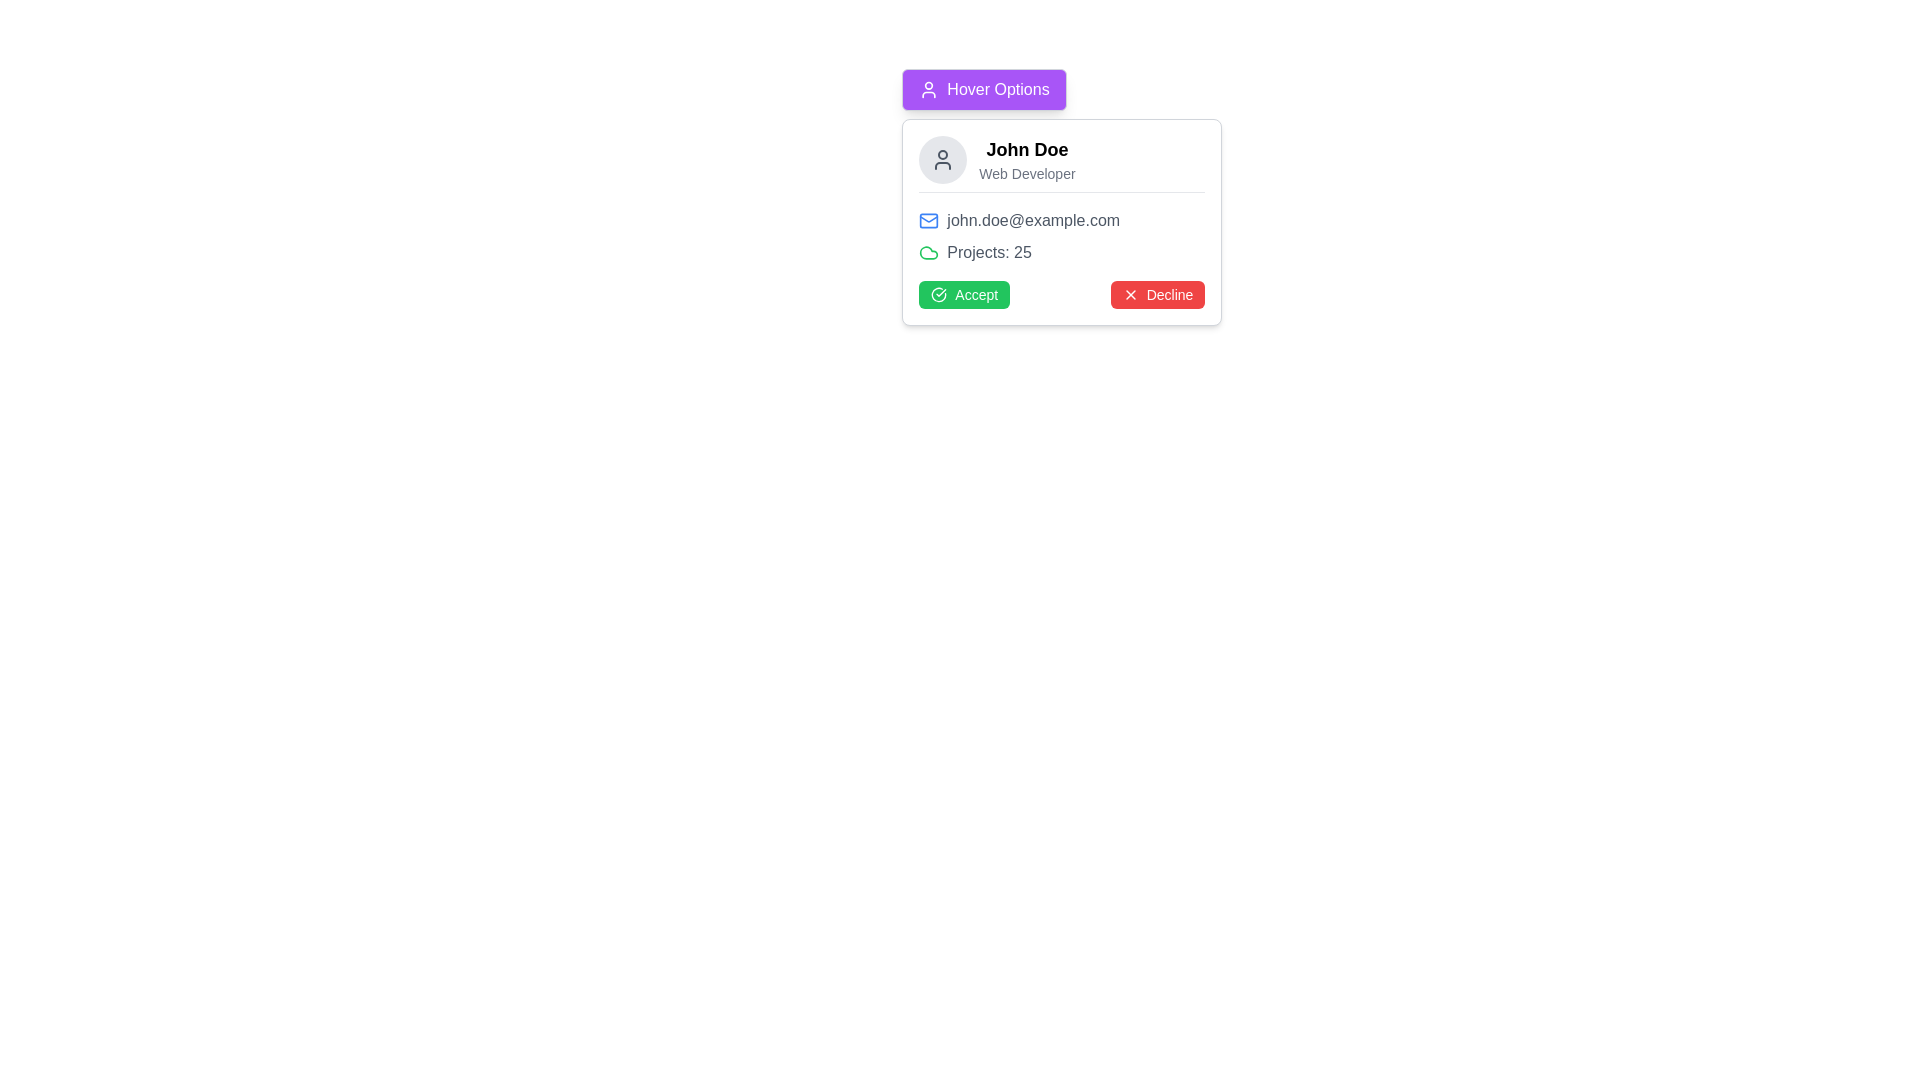 This screenshot has height=1080, width=1920. I want to click on the 'Accept' button located in the lower section of the card layout, aligned to the left side, to confirm the proposal or invitation, so click(964, 294).